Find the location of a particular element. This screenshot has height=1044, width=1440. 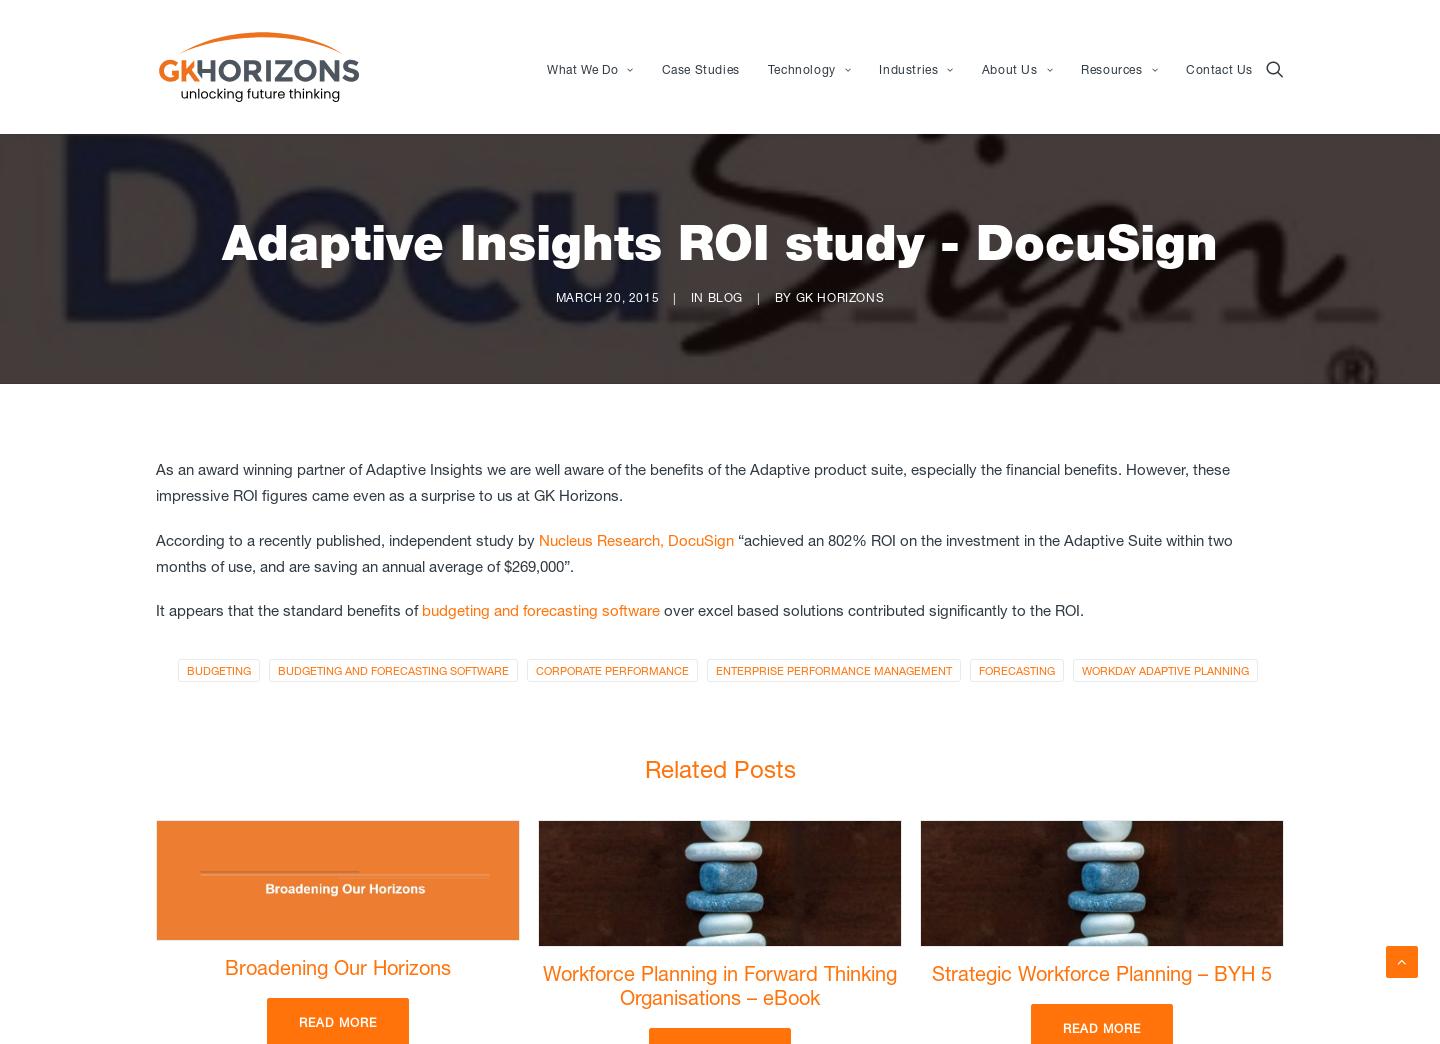

'Enterprise Performance Management' is located at coordinates (833, 669).